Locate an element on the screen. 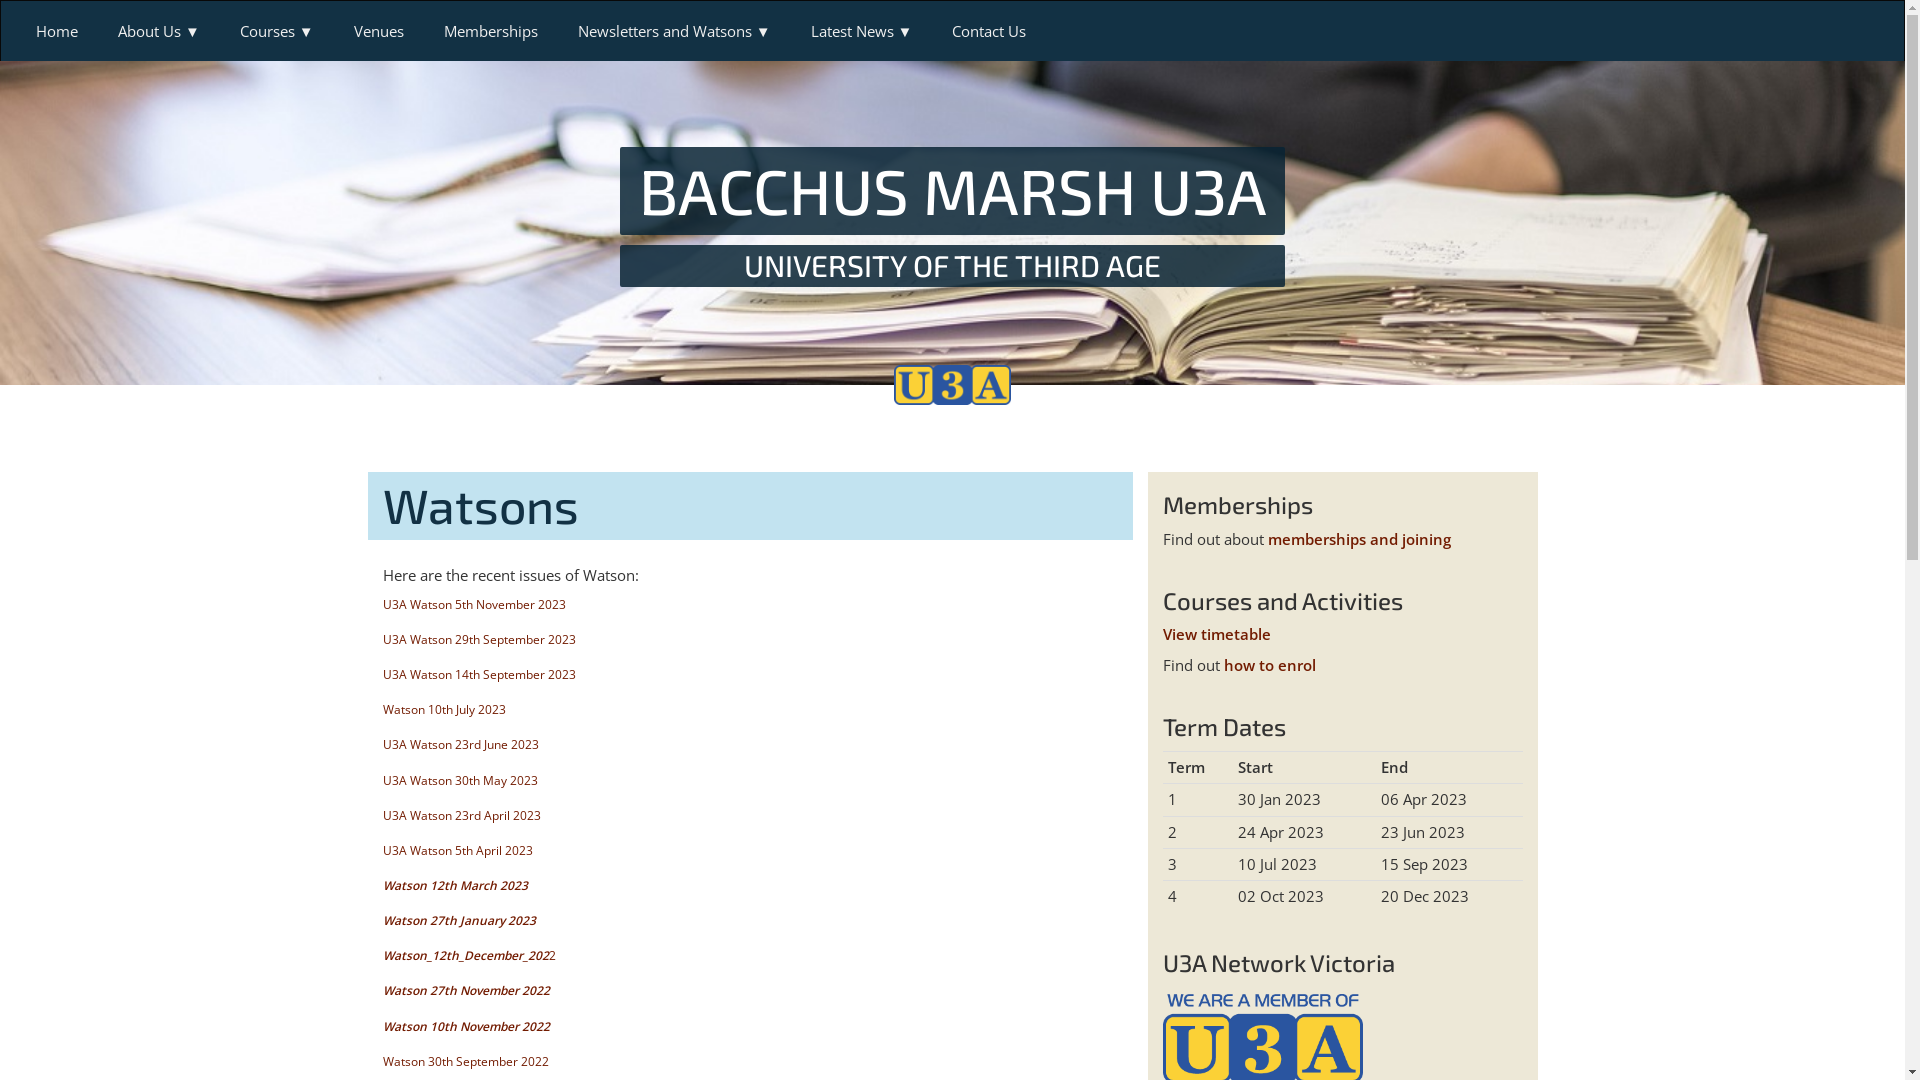 The width and height of the screenshot is (1920, 1080). 'memberships and joining' is located at coordinates (1359, 538).